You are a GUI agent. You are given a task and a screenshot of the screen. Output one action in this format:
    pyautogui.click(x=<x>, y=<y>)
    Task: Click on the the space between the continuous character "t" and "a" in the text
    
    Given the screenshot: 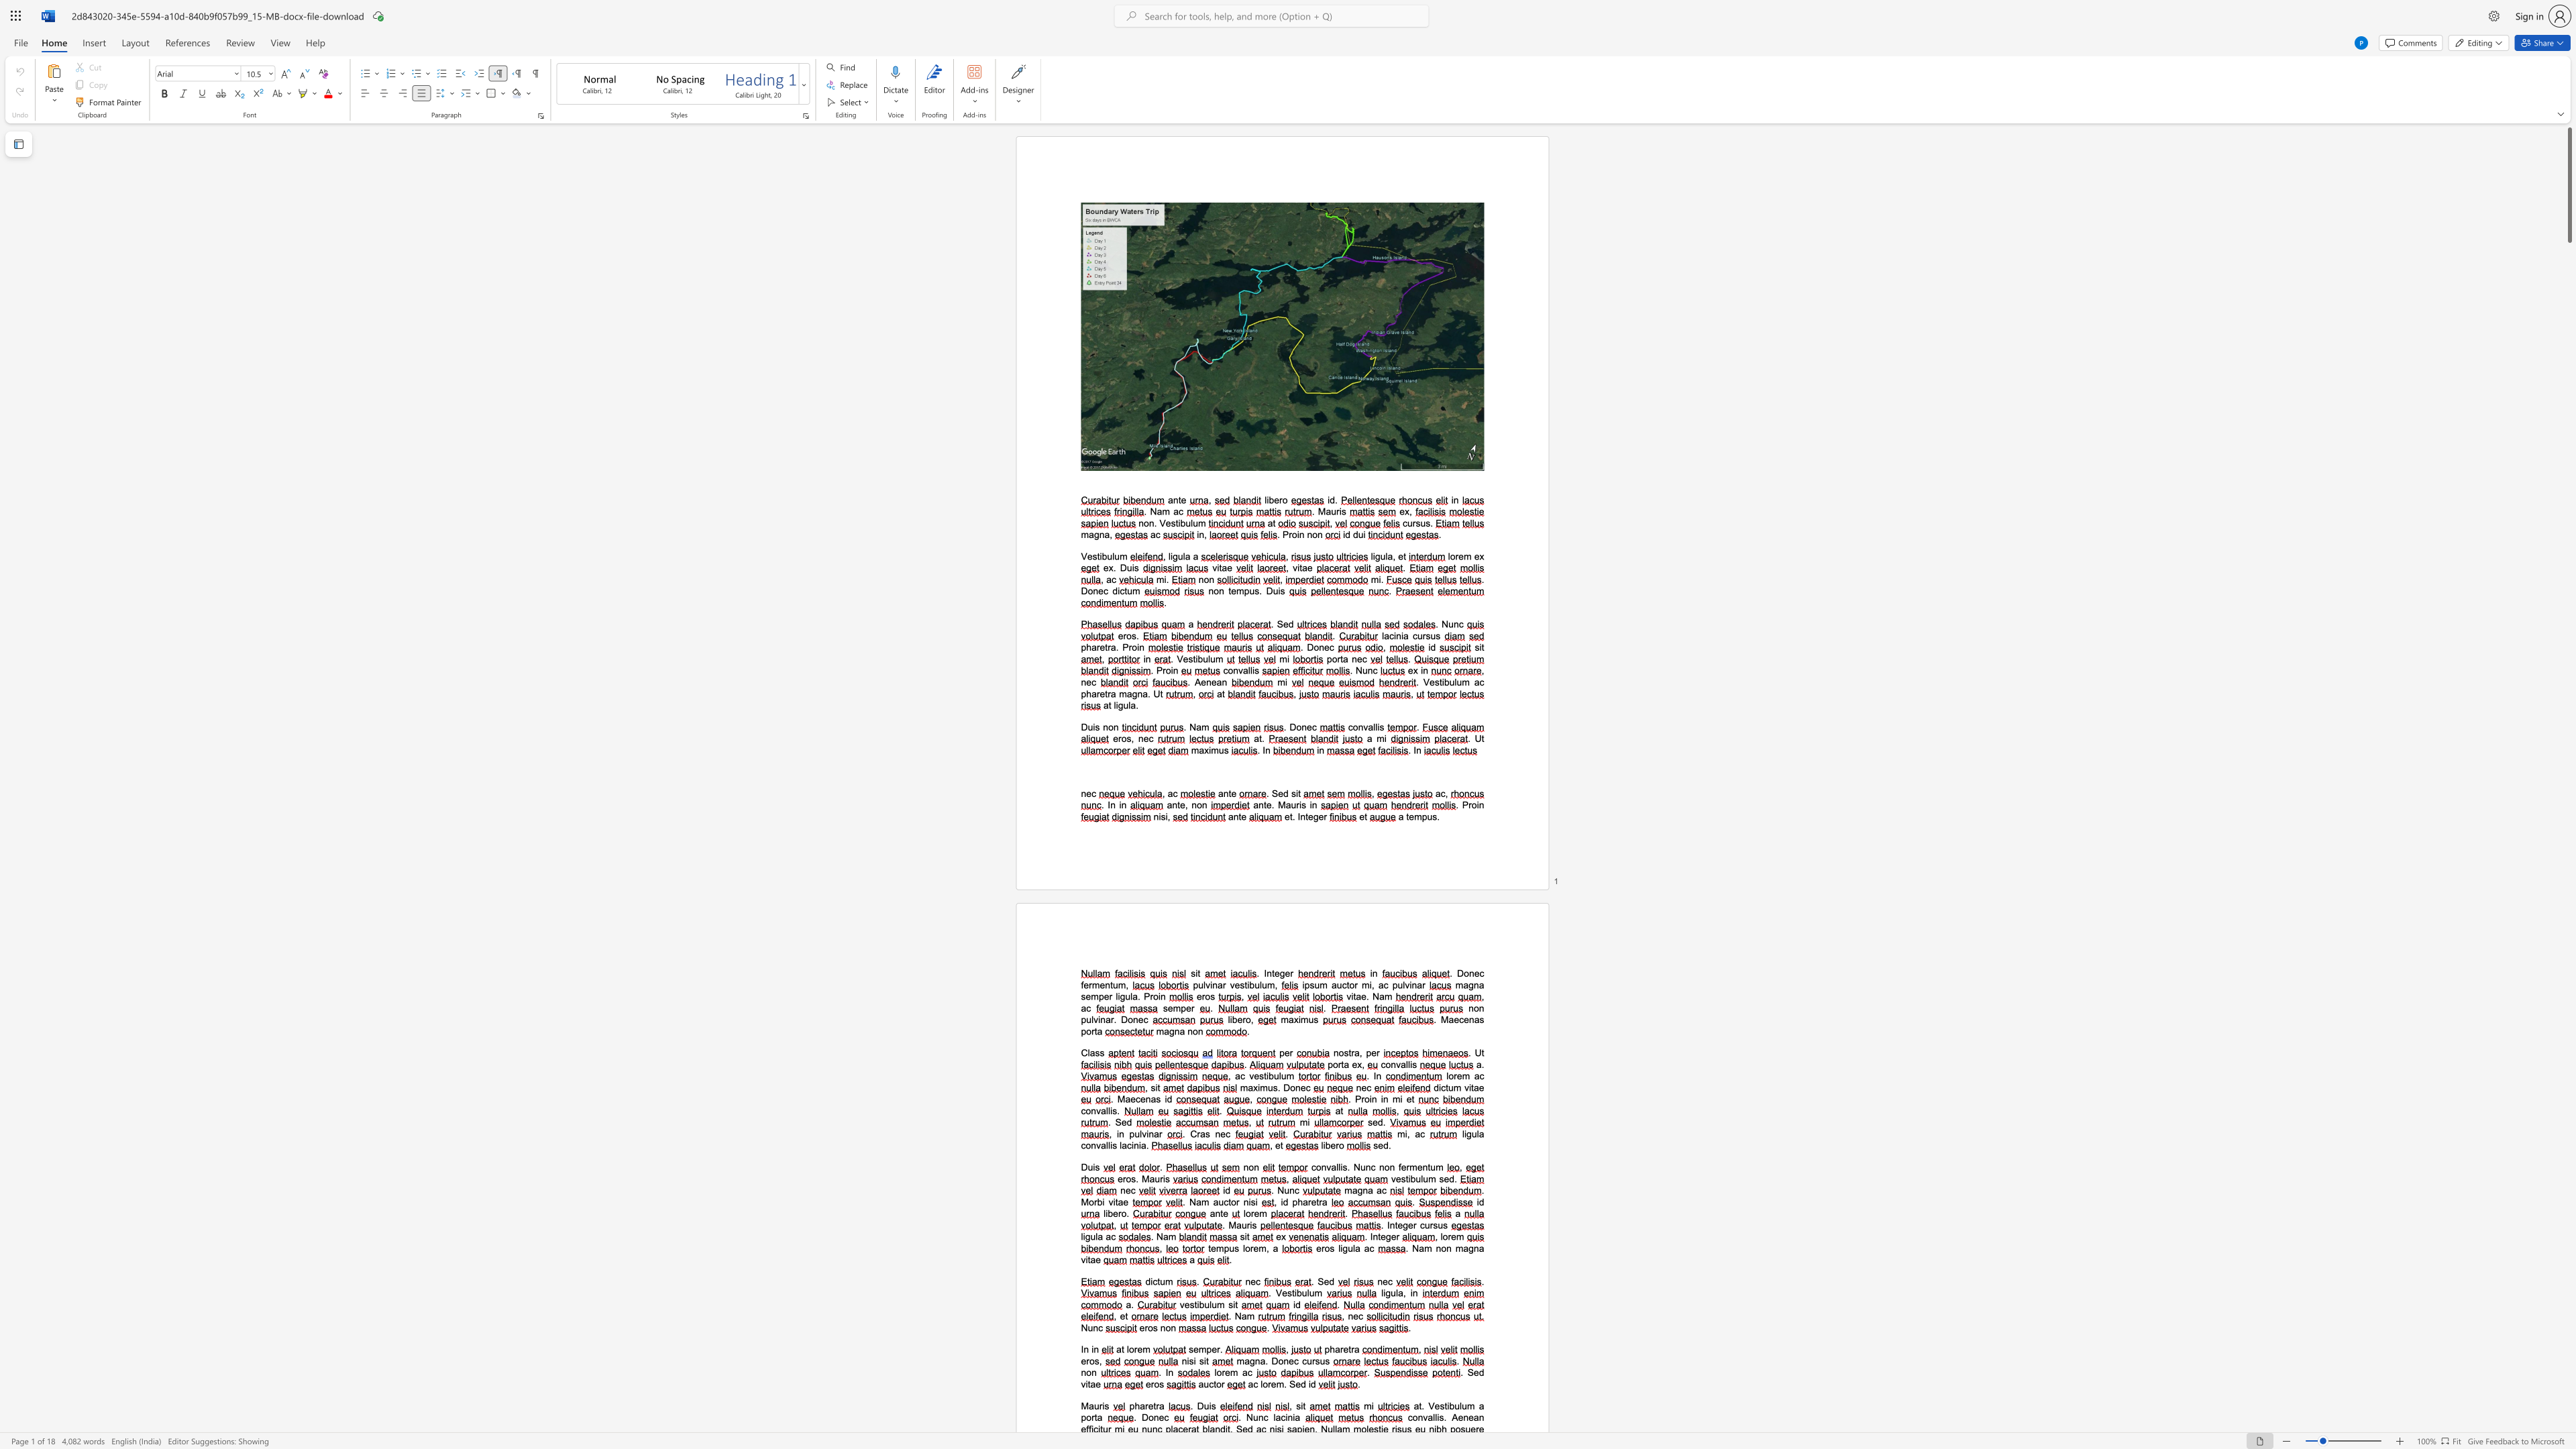 What is the action you would take?
    pyautogui.click(x=1091, y=1384)
    